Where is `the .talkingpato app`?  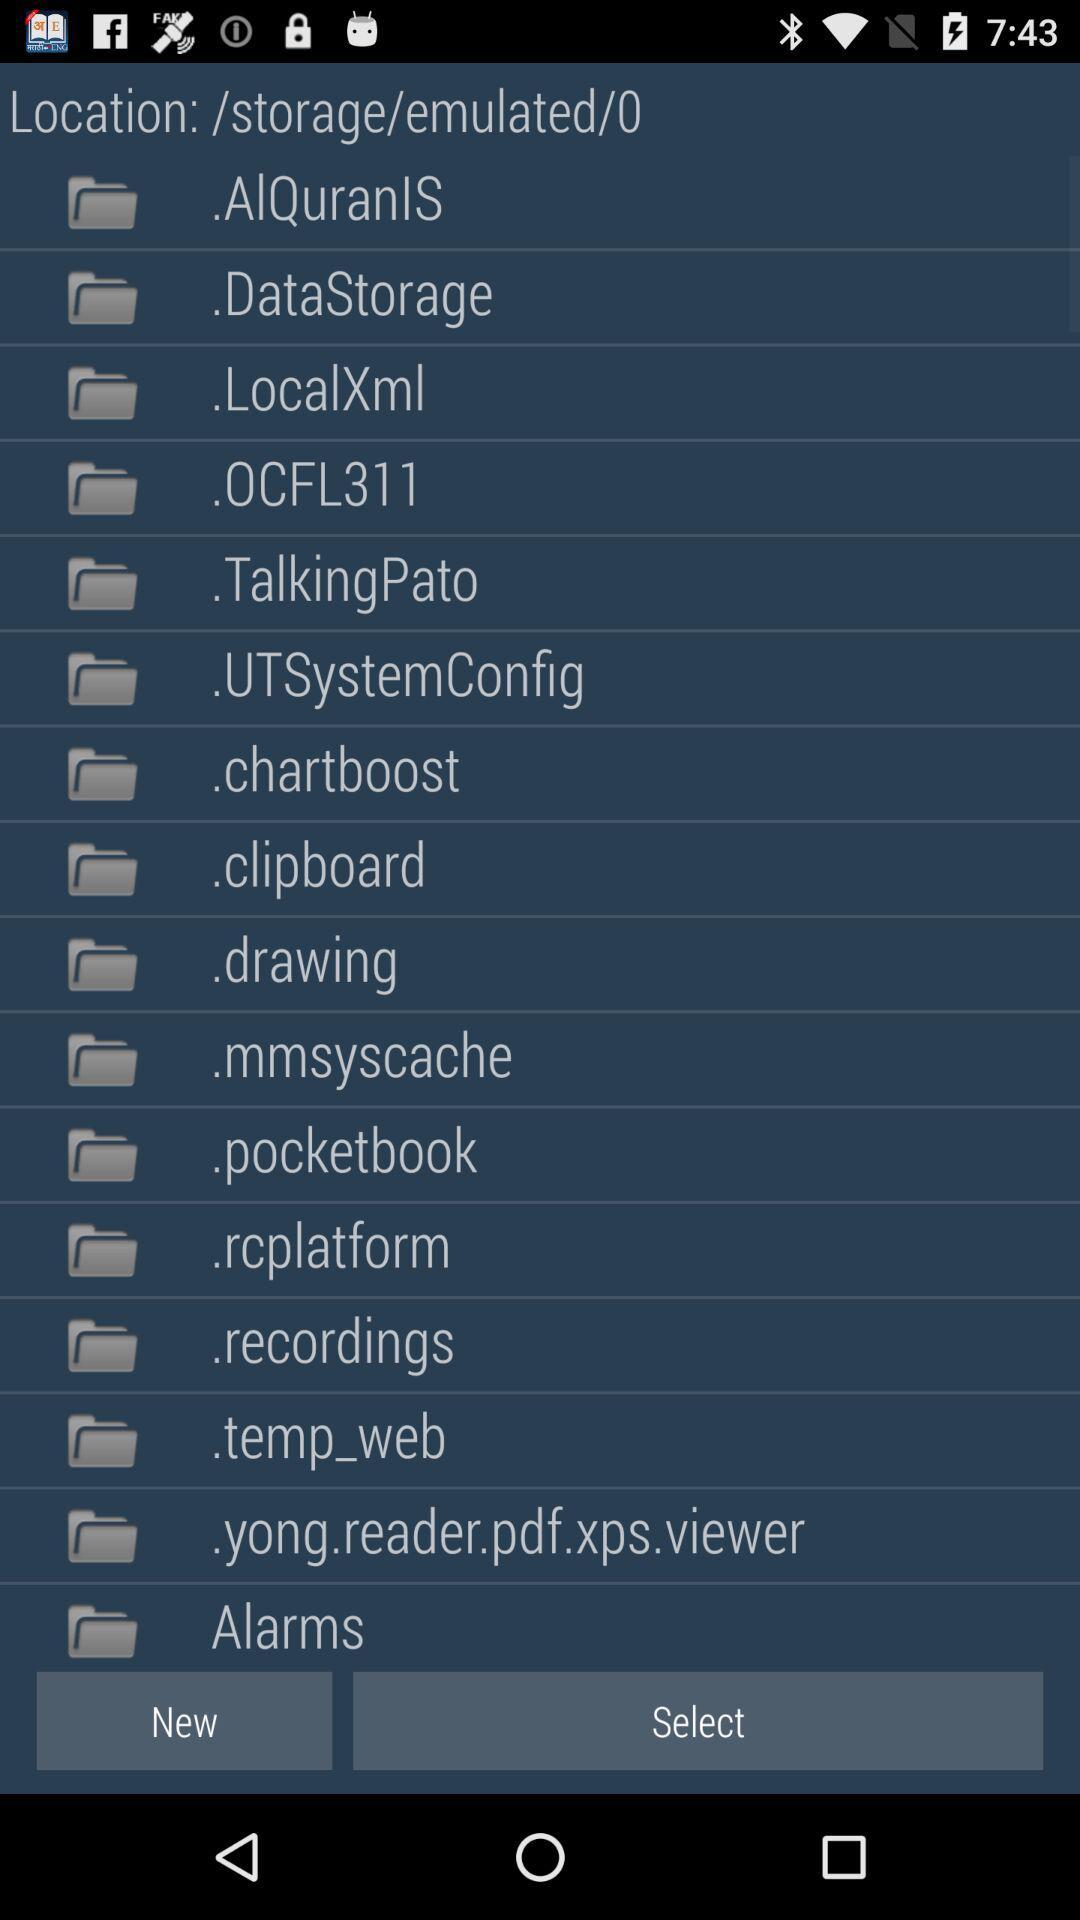 the .talkingpato app is located at coordinates (343, 582).